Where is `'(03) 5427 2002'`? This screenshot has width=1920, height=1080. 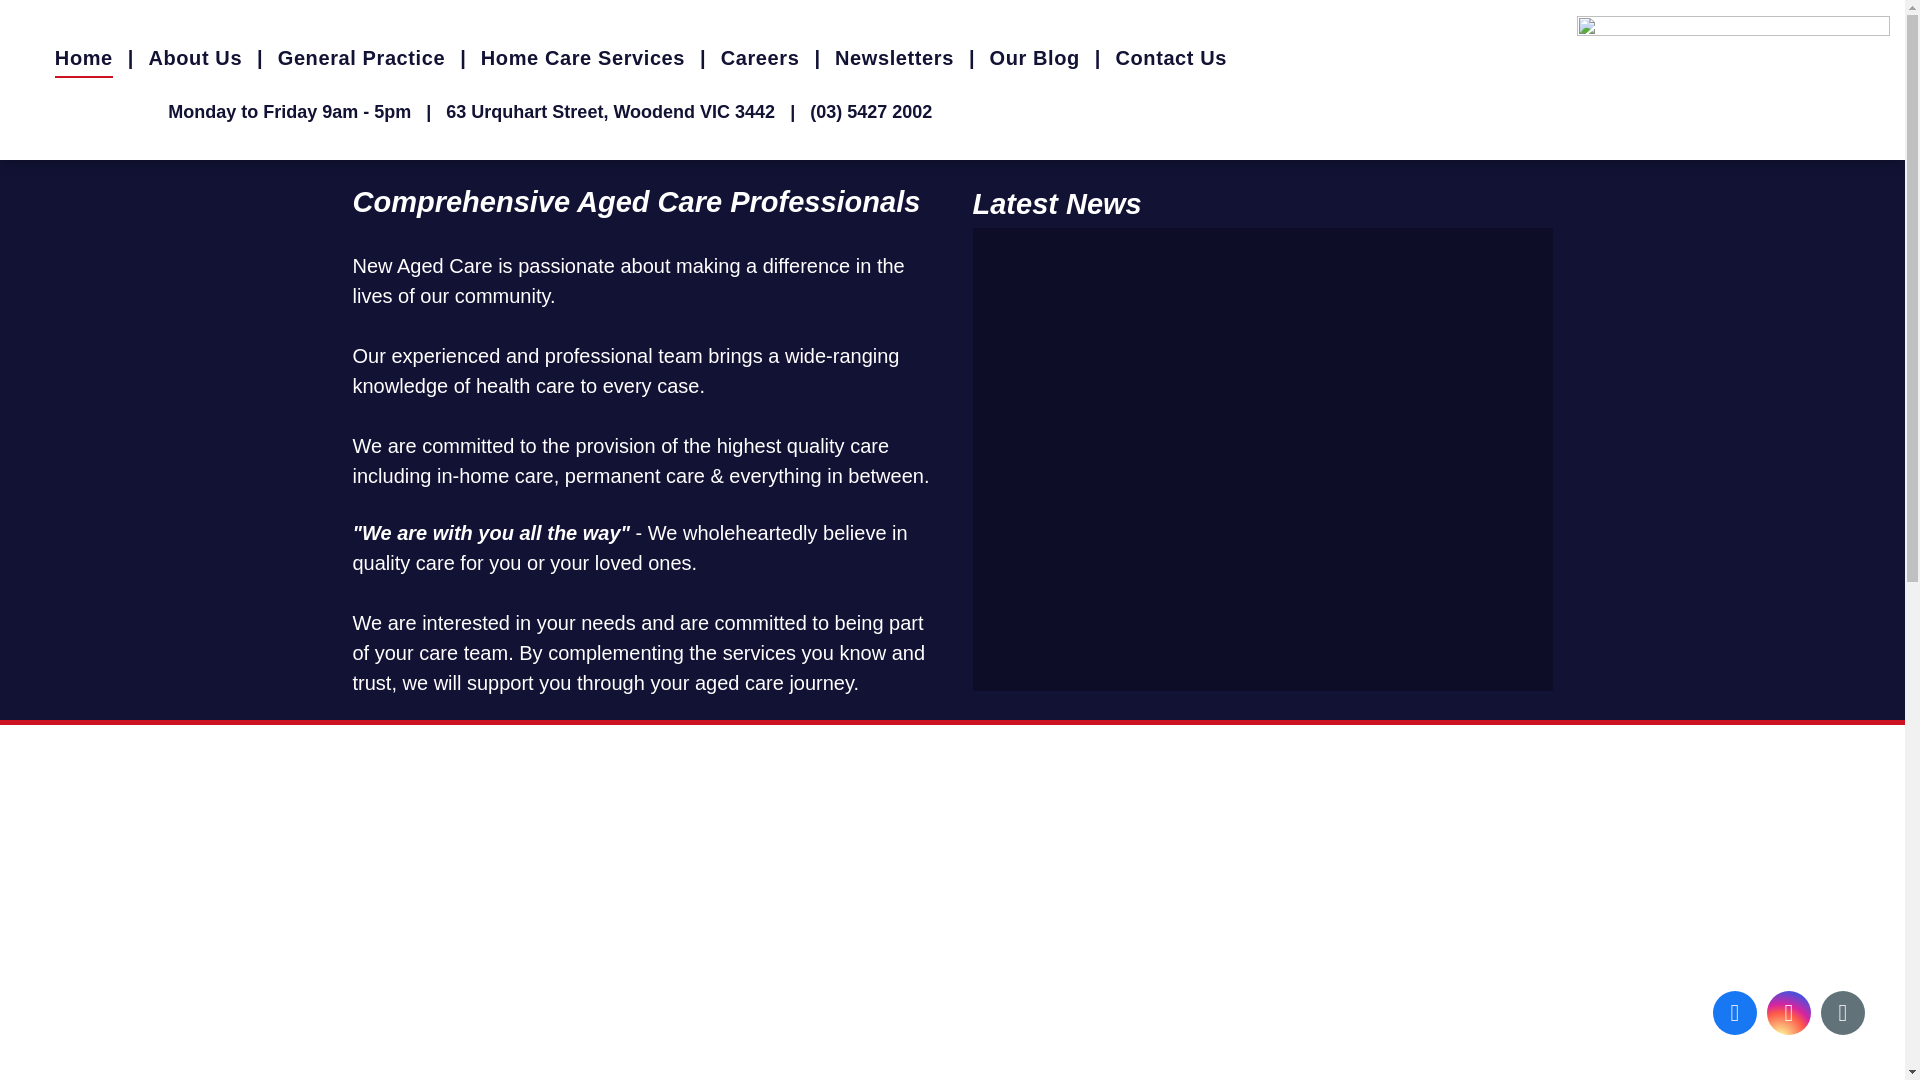
'(03) 5427 2002' is located at coordinates (810, 111).